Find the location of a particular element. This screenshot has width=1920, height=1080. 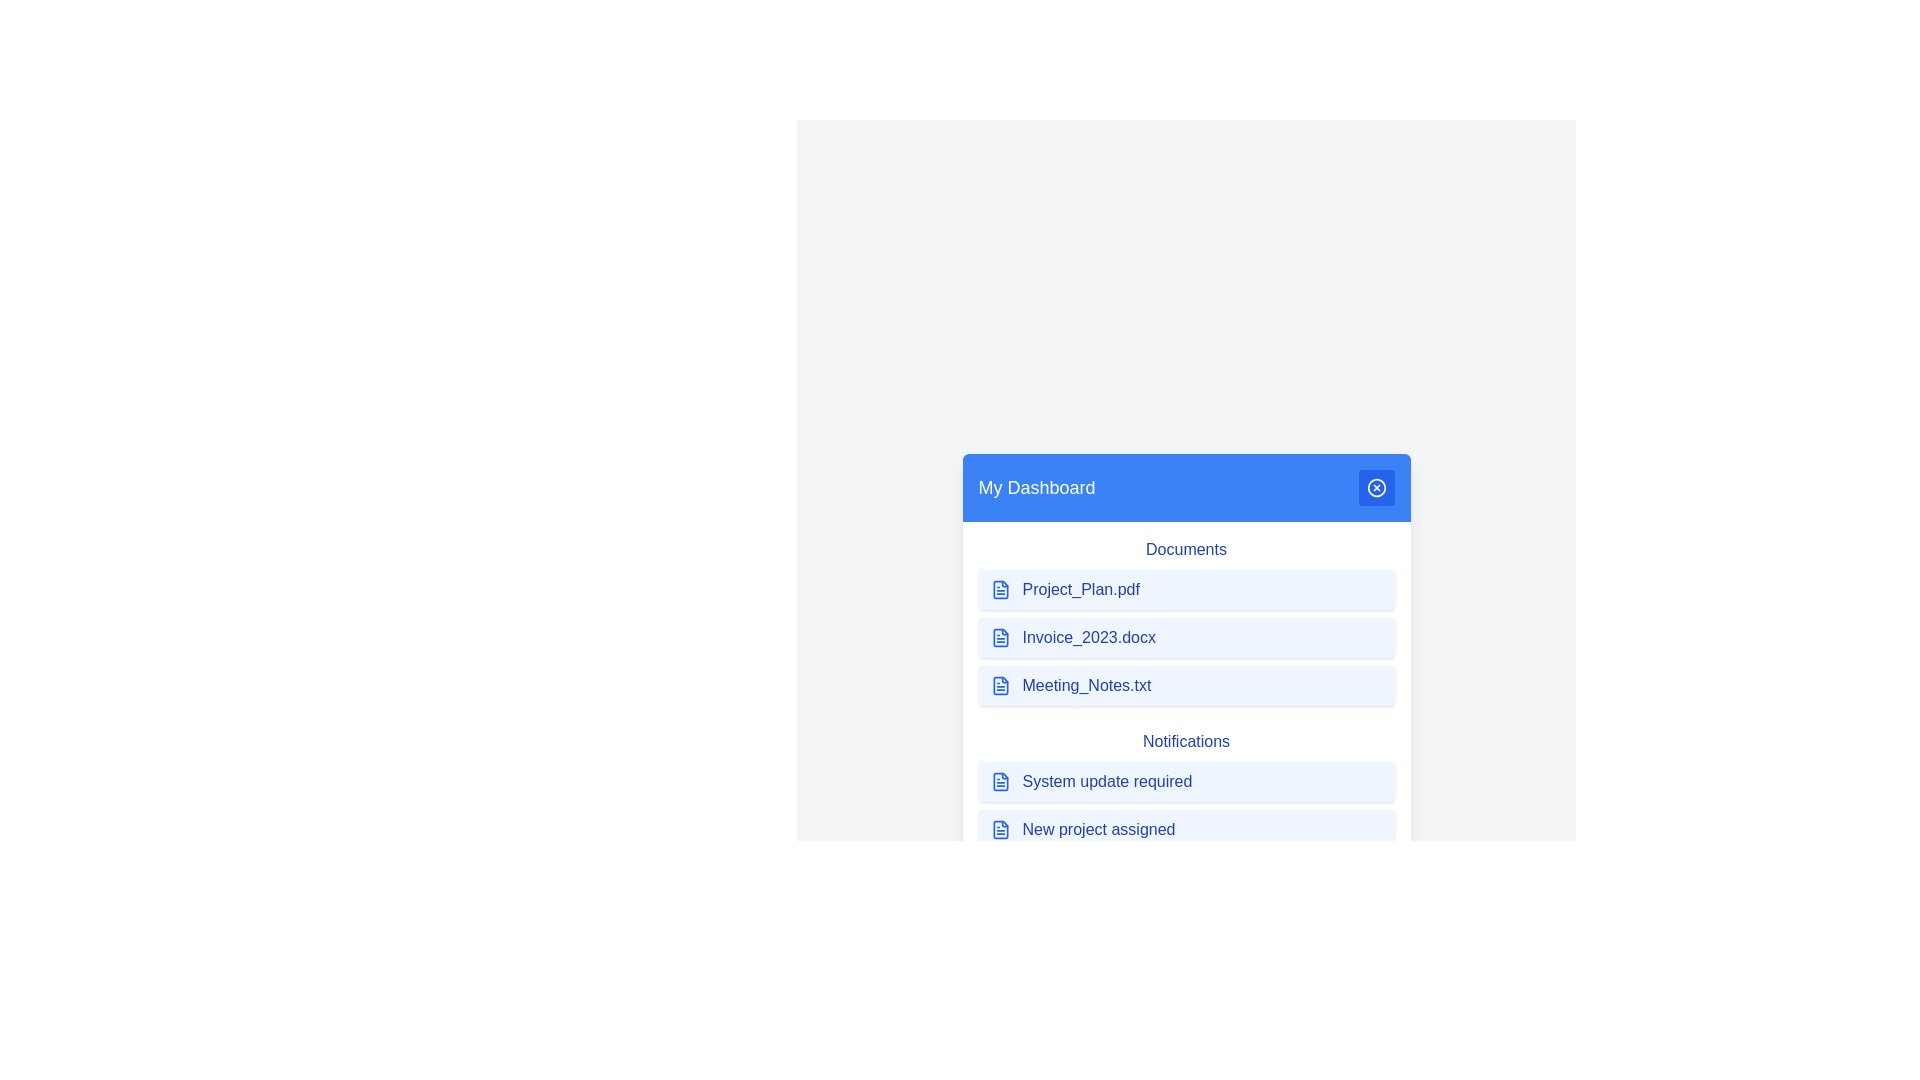

the item Meeting_Notes.txt in the menu to highlight it is located at coordinates (1186, 685).